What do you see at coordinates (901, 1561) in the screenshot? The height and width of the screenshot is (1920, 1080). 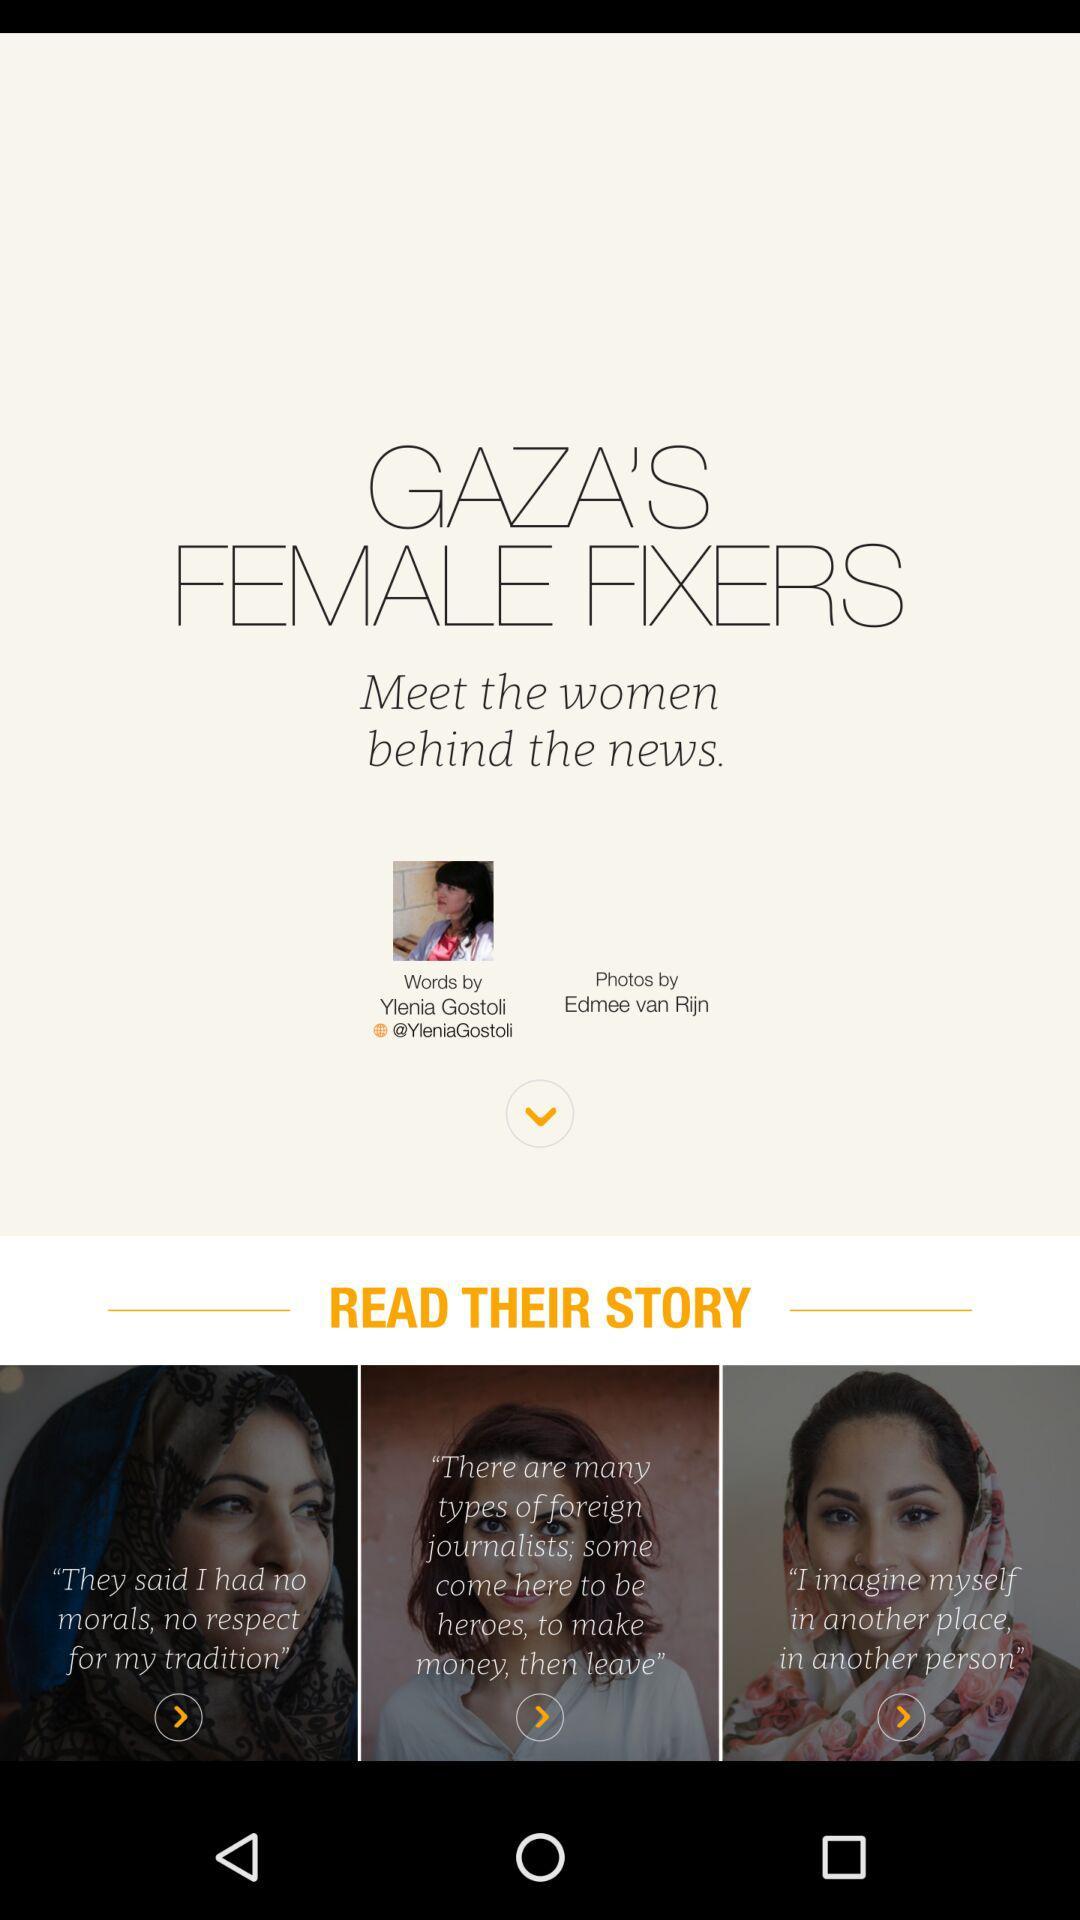 I see `choose this story` at bounding box center [901, 1561].